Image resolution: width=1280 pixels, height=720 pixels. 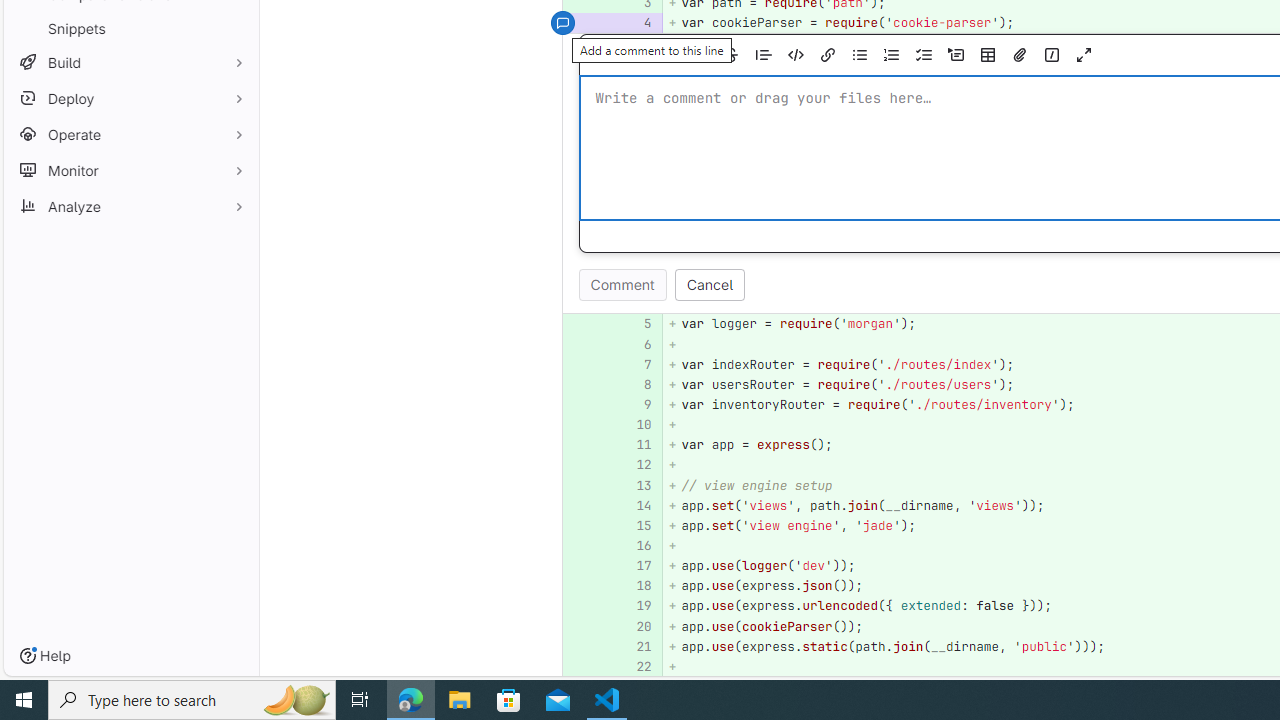 What do you see at coordinates (130, 134) in the screenshot?
I see `'Operate'` at bounding box center [130, 134].